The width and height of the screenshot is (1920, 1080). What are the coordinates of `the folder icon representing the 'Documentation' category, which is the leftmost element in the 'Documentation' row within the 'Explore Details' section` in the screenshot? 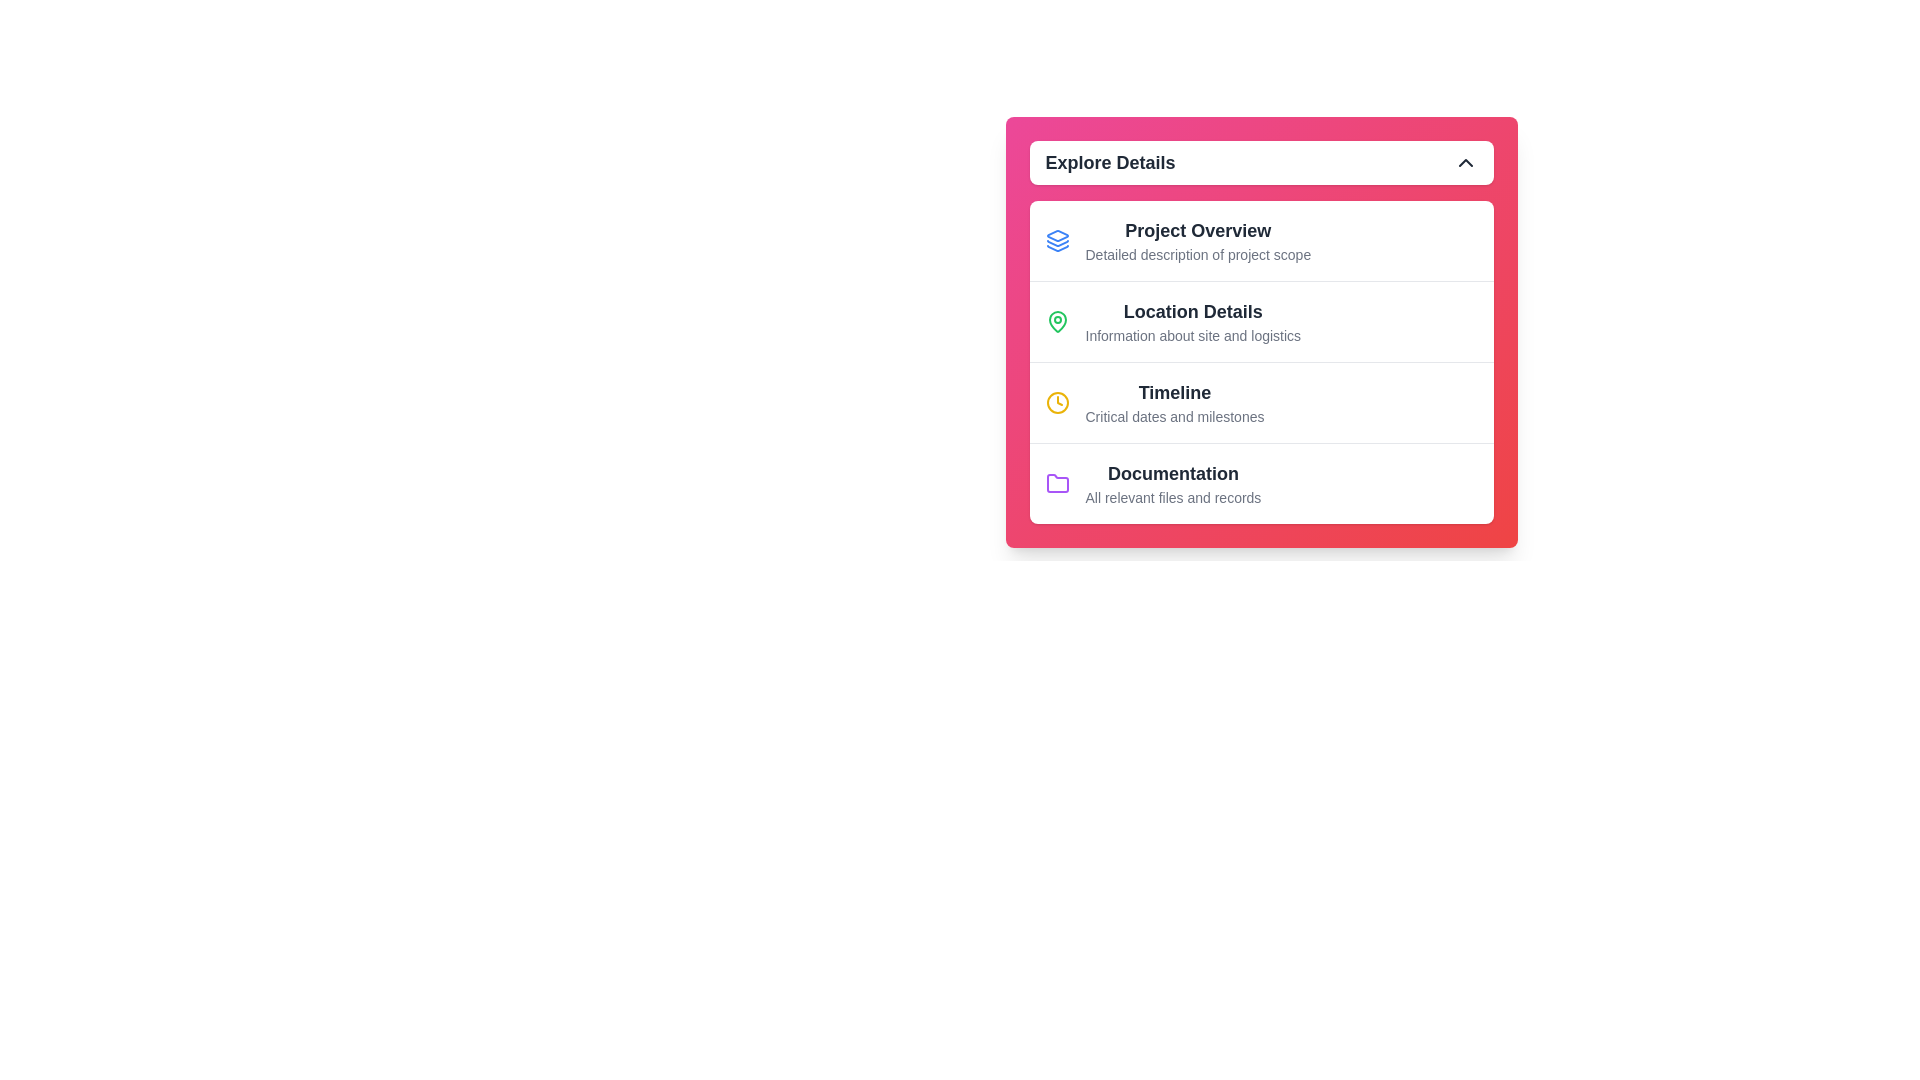 It's located at (1056, 483).